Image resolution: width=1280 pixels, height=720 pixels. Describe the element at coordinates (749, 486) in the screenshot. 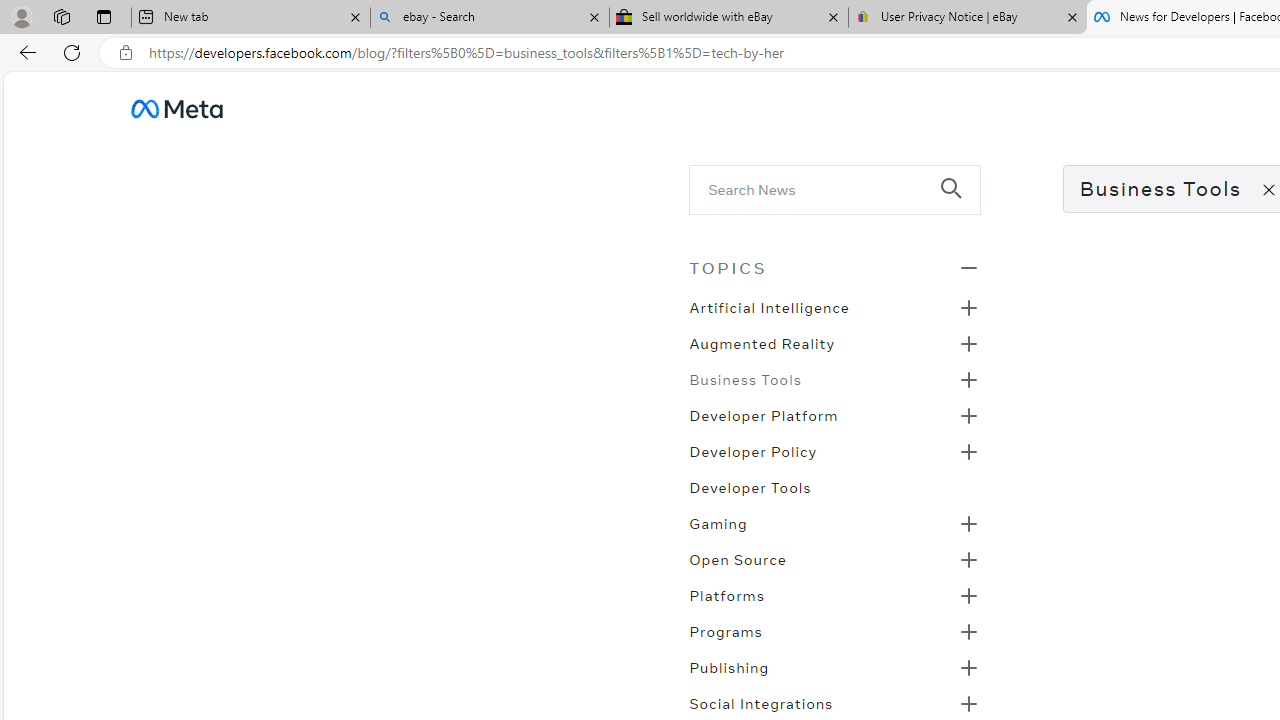

I see `'Developer Tools'` at that location.